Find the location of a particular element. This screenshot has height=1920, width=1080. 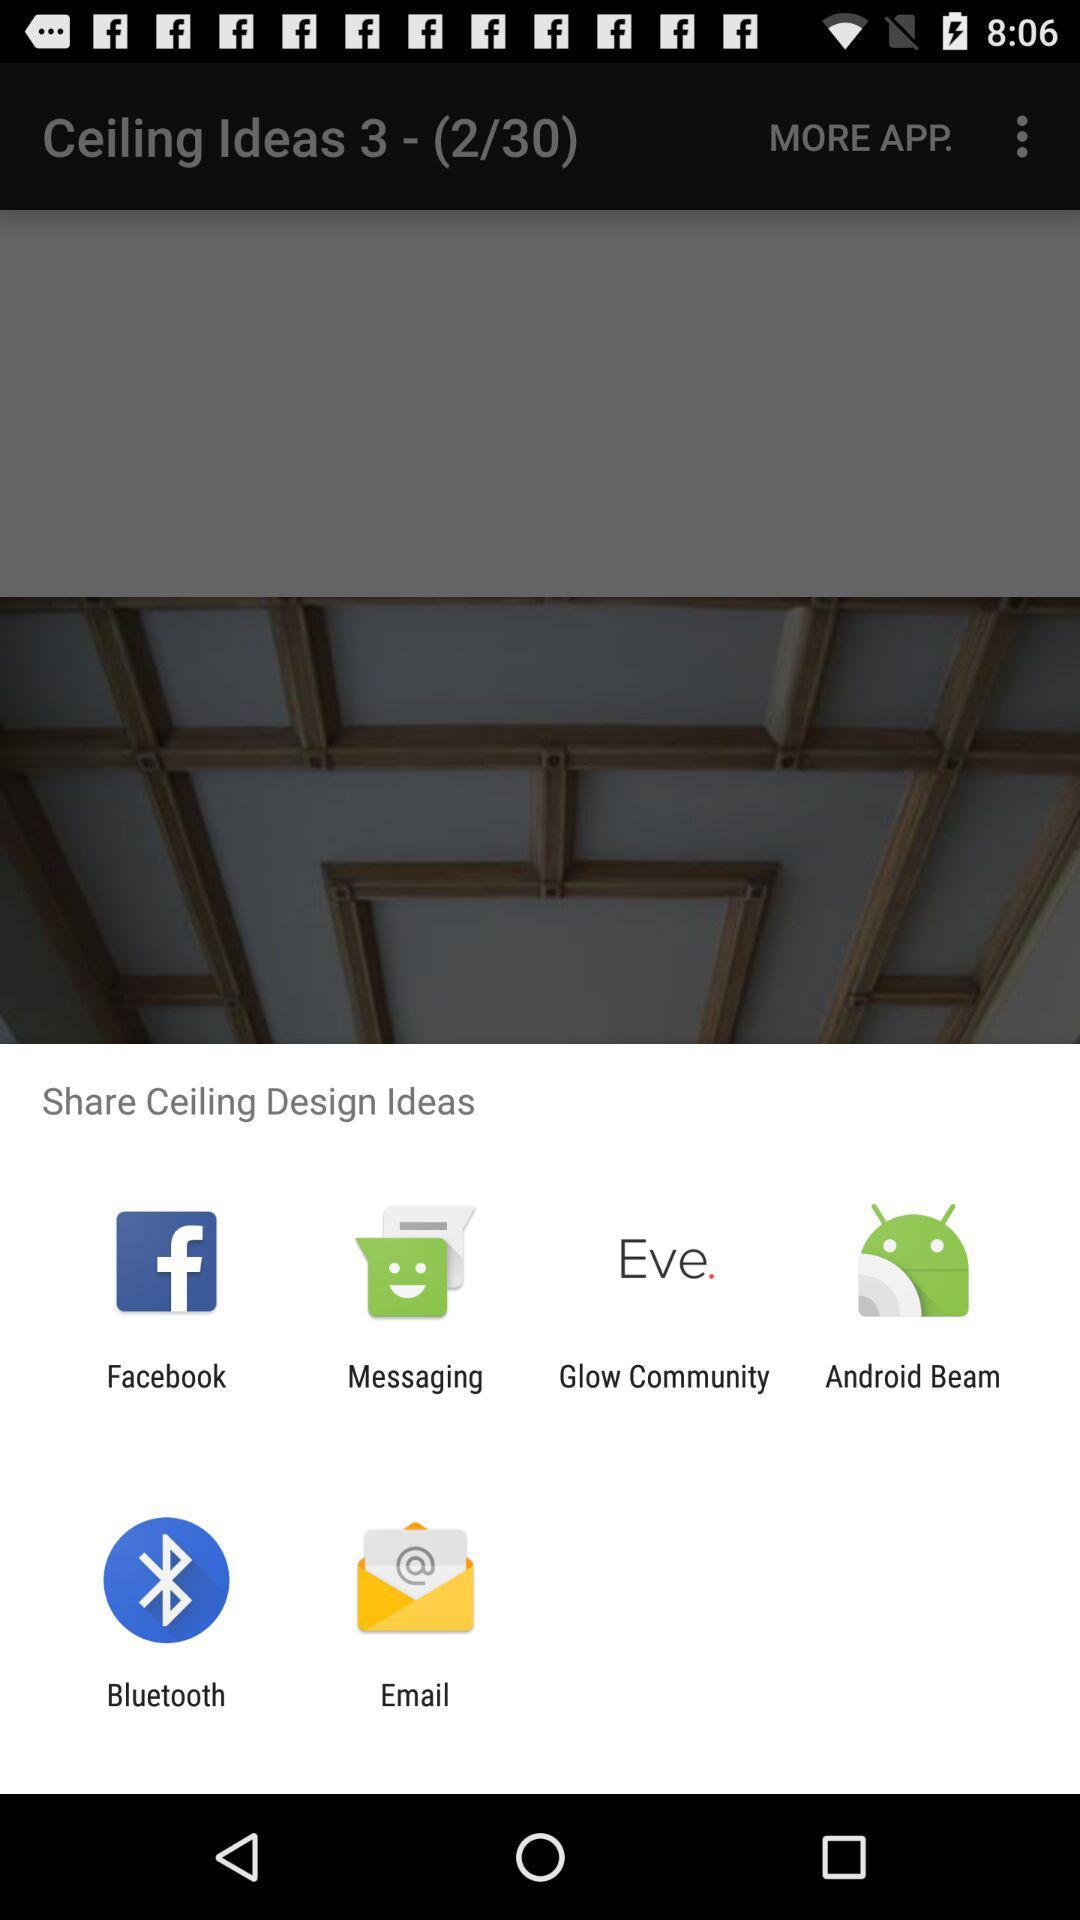

the bluetooth icon is located at coordinates (165, 1711).